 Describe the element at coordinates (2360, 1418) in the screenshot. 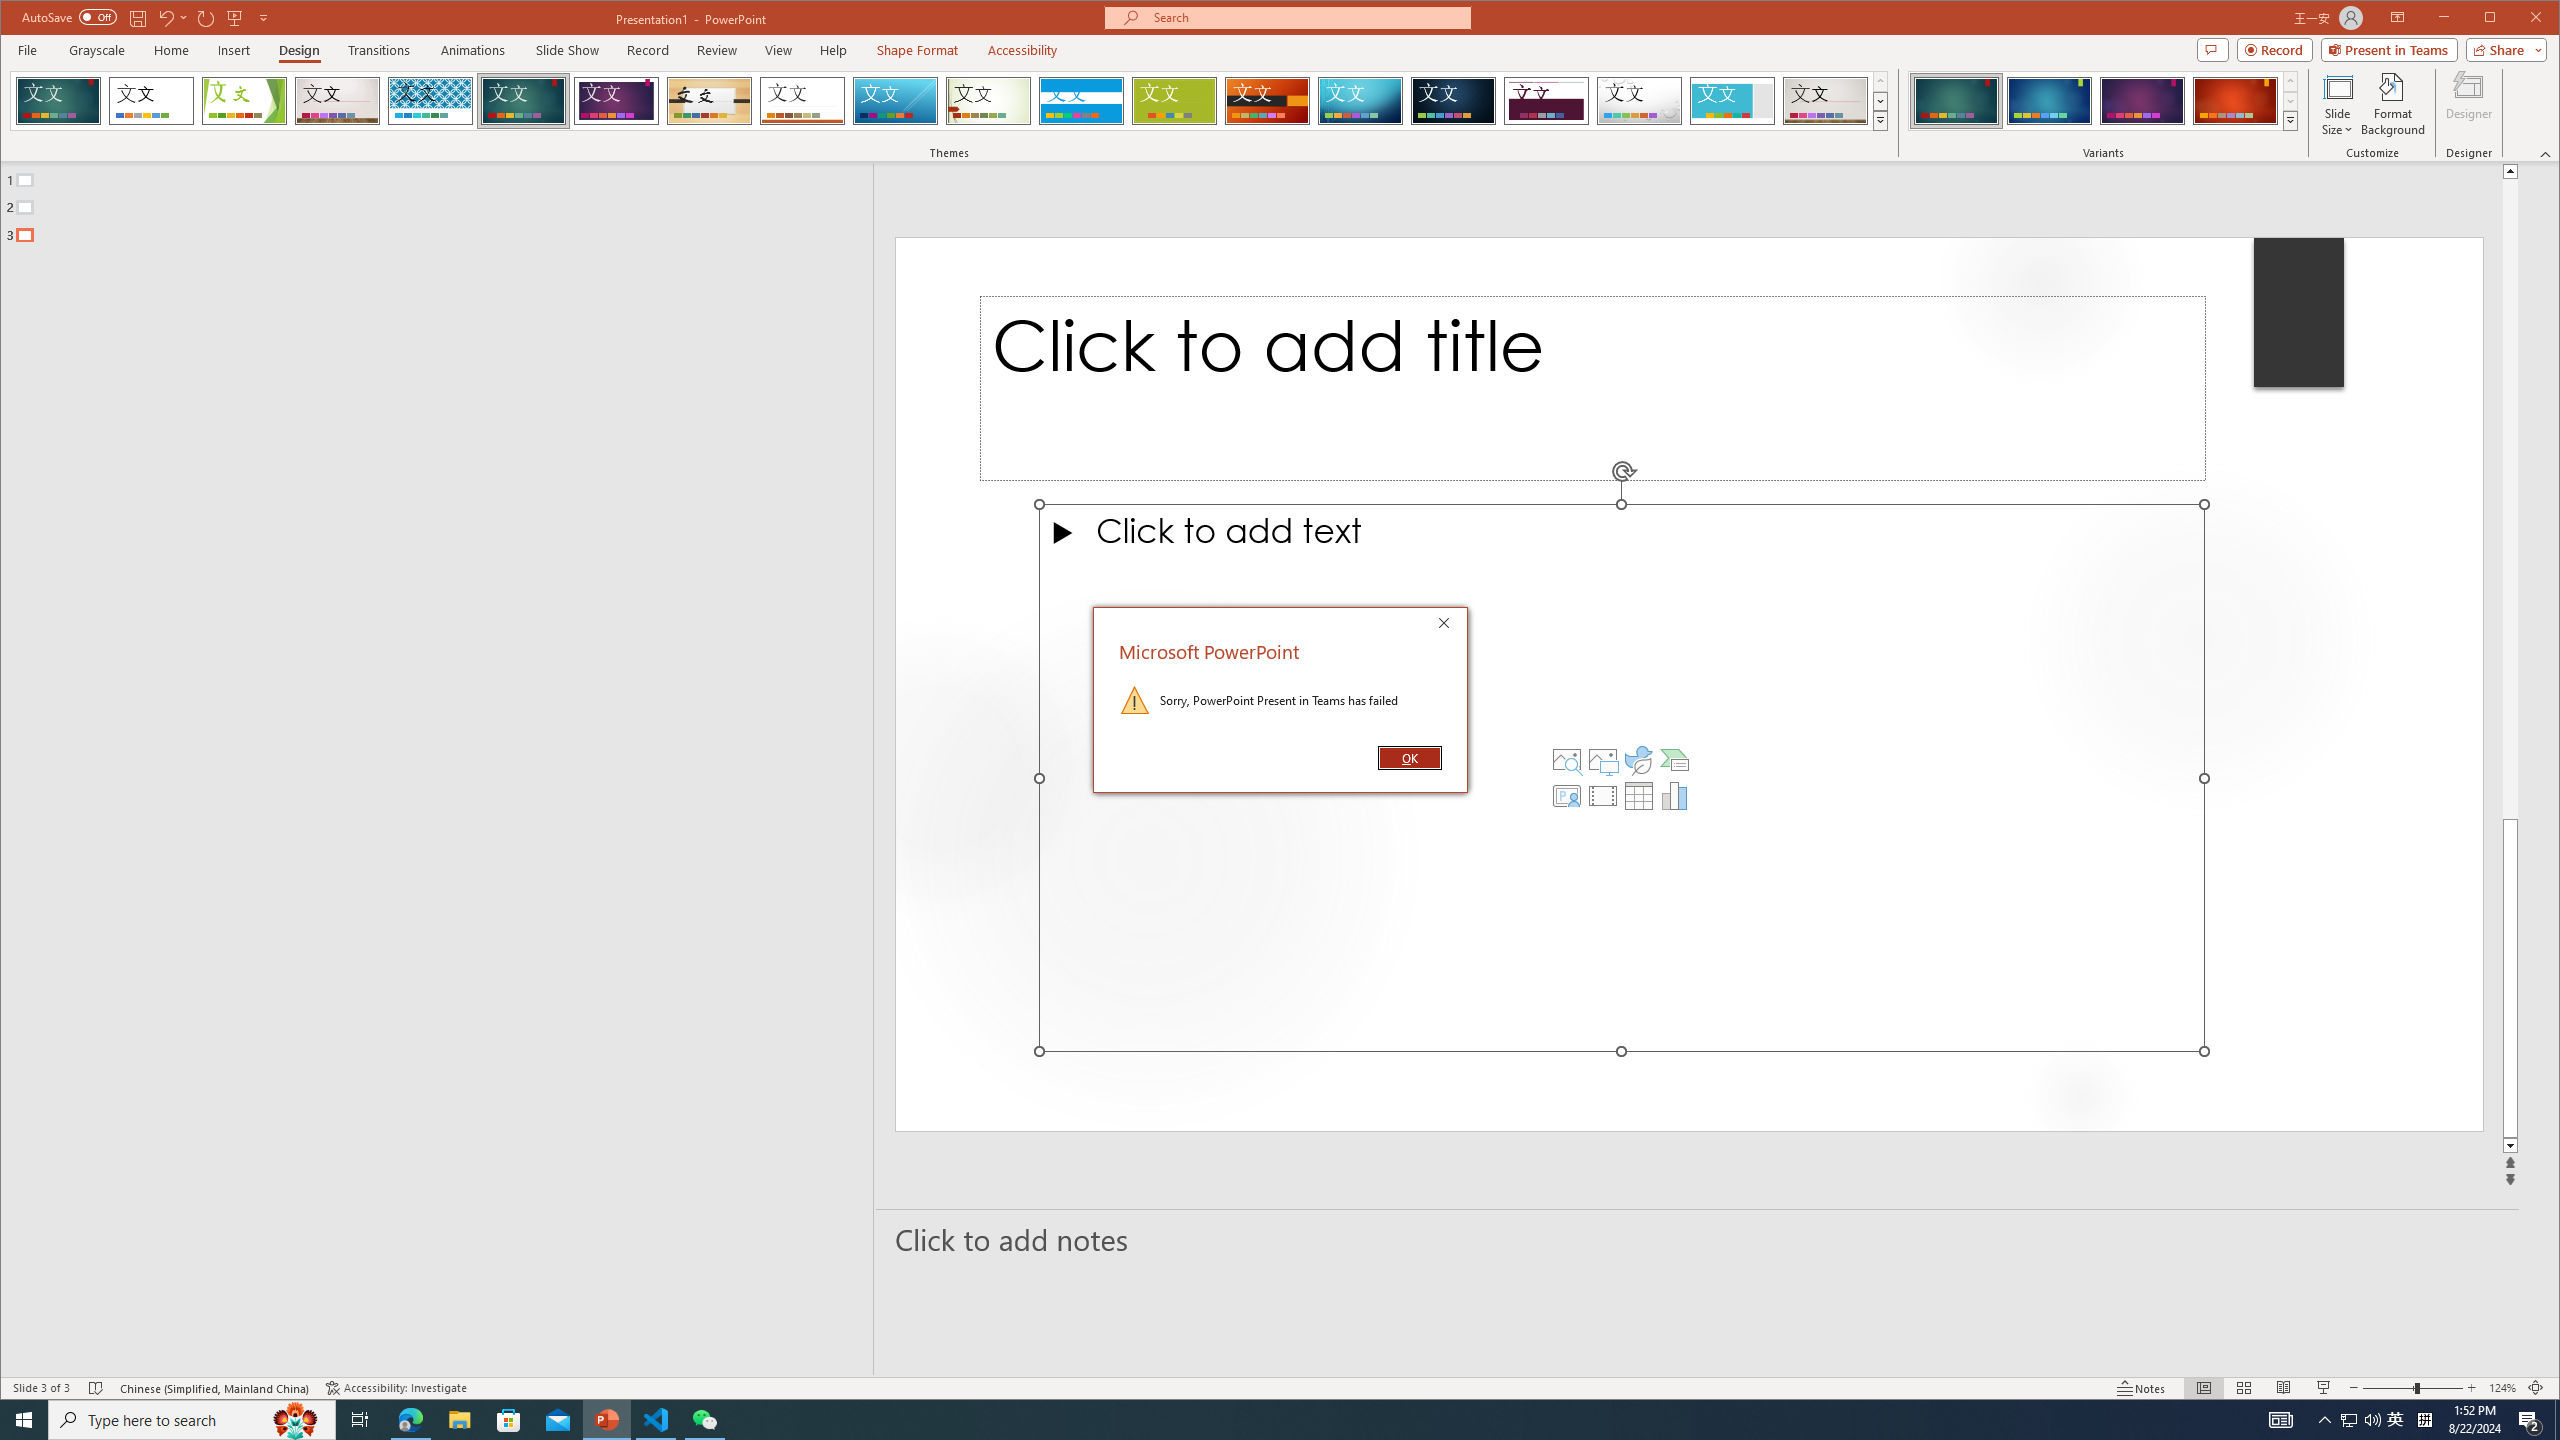

I see `'User Promoted Notification Area'` at that location.